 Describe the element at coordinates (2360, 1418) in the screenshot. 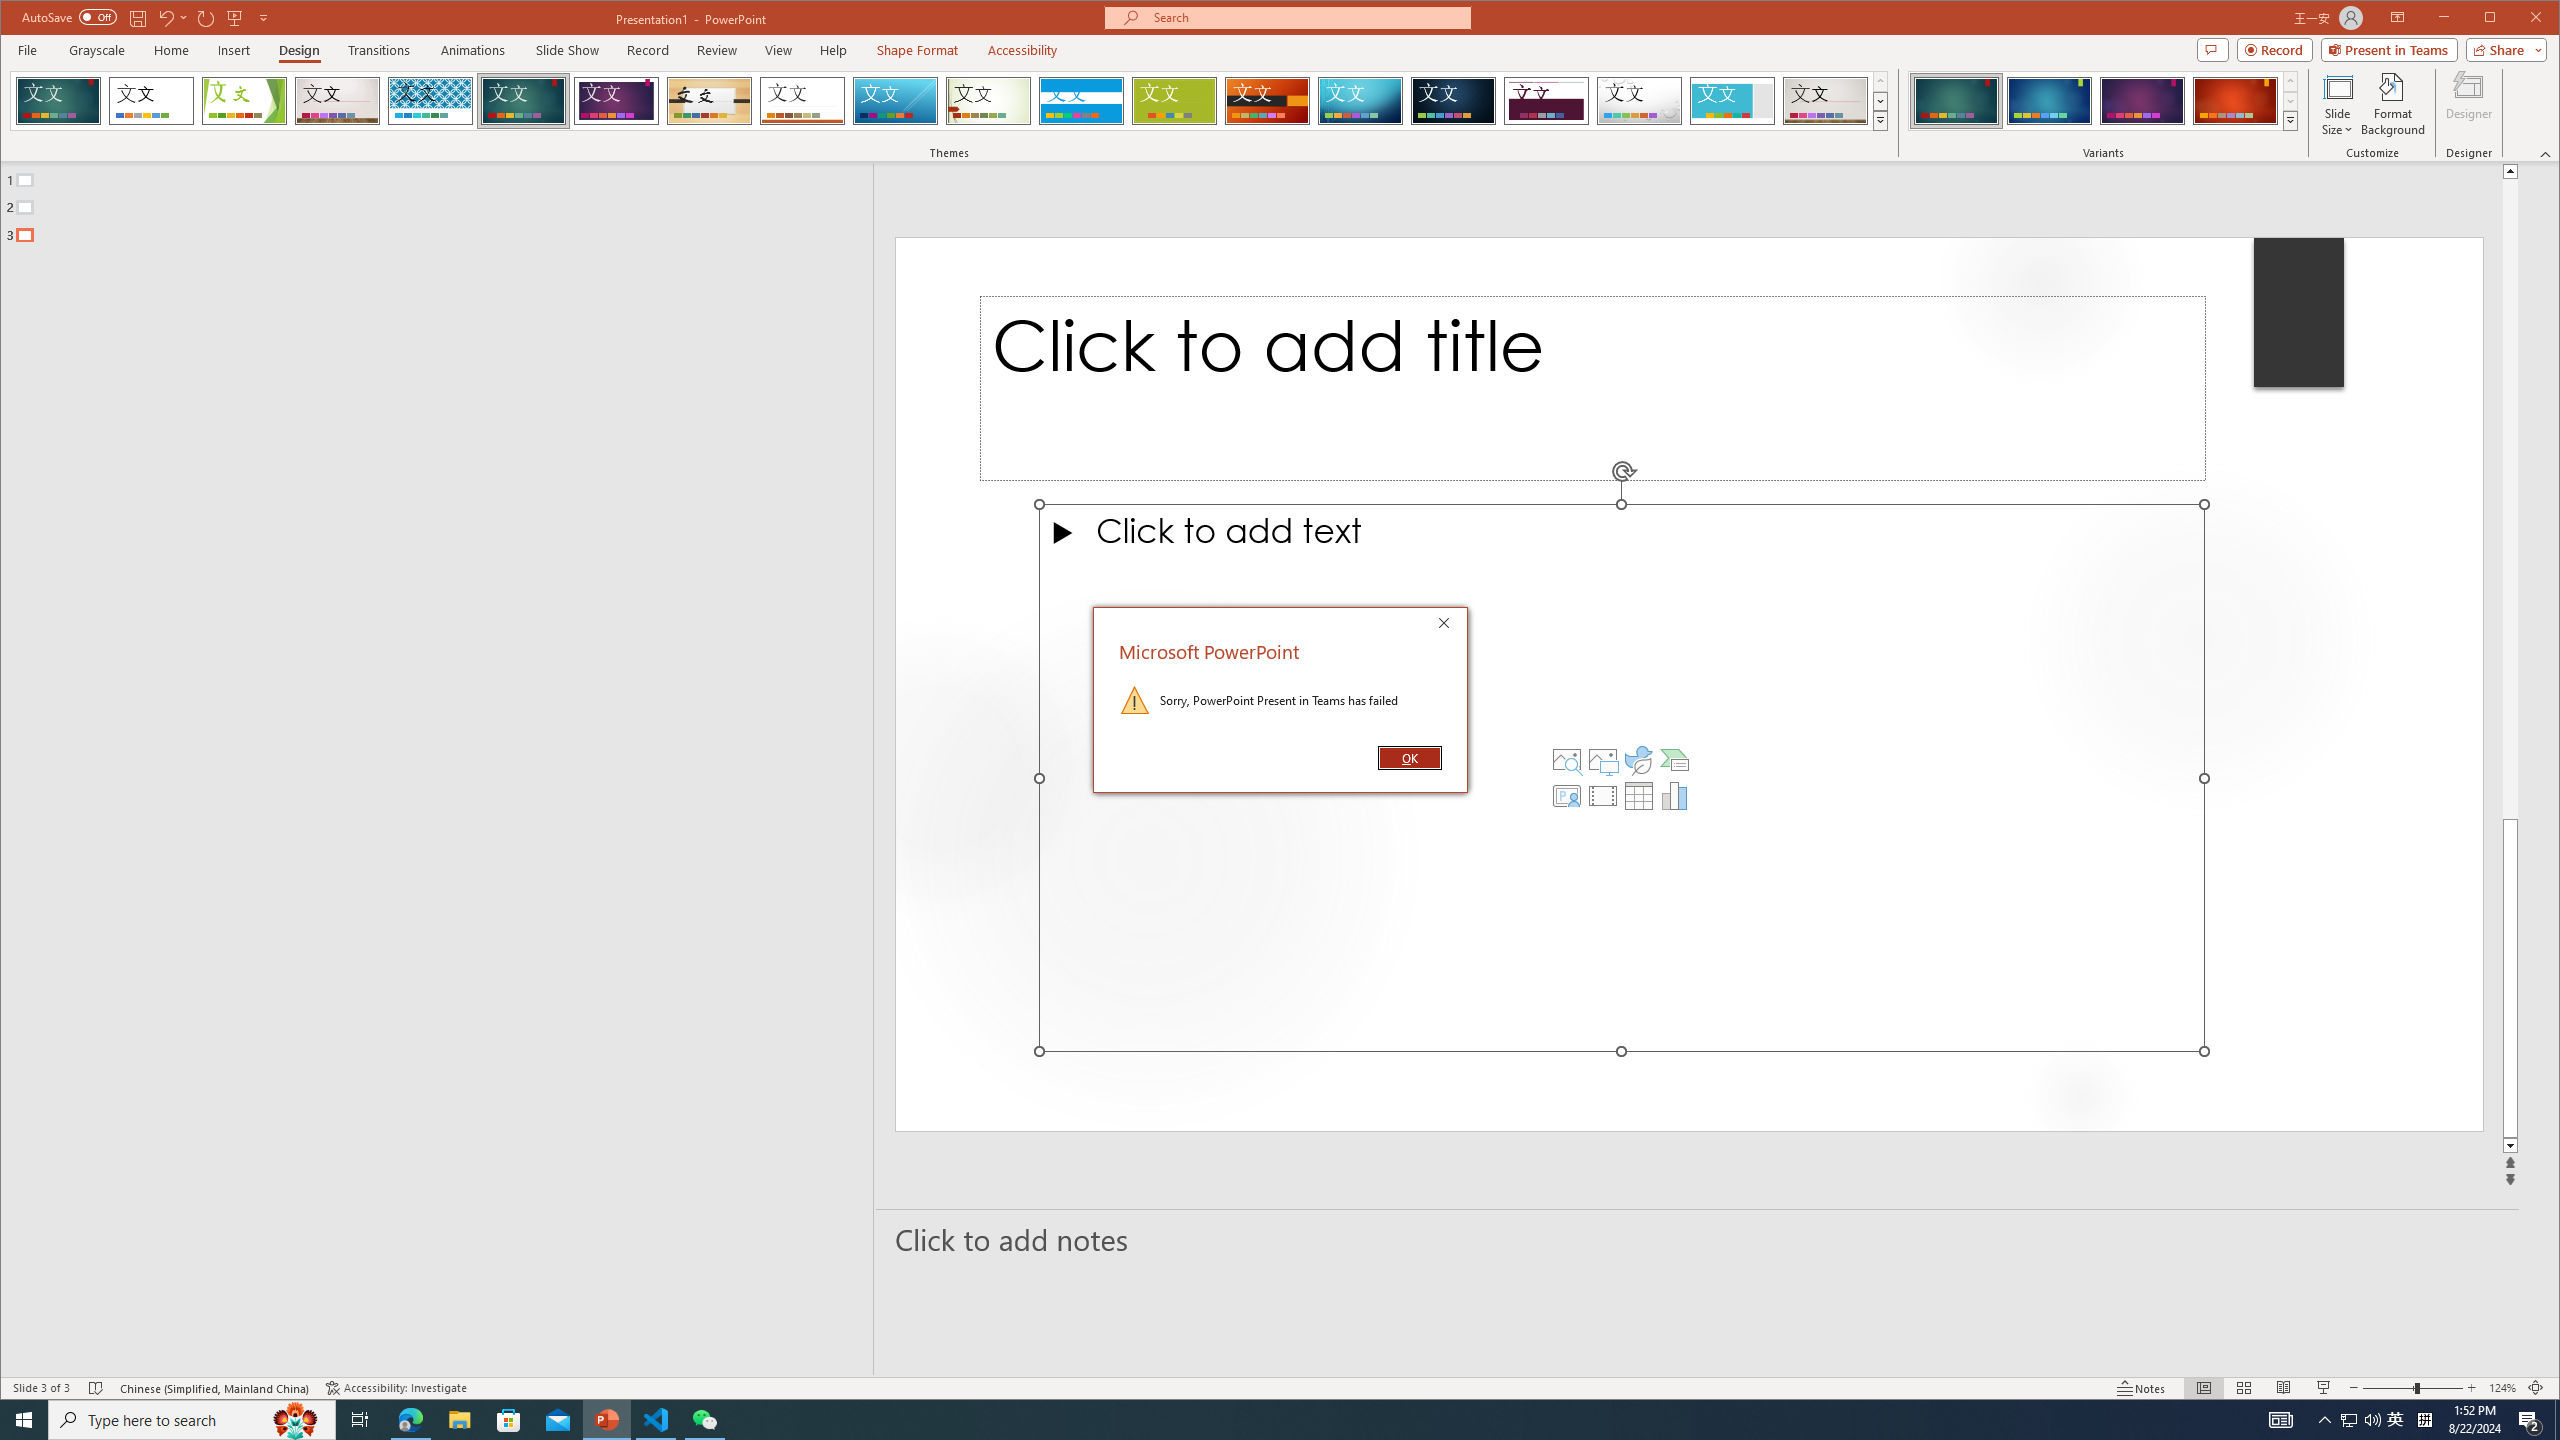

I see `'User Promoted Notification Area'` at that location.